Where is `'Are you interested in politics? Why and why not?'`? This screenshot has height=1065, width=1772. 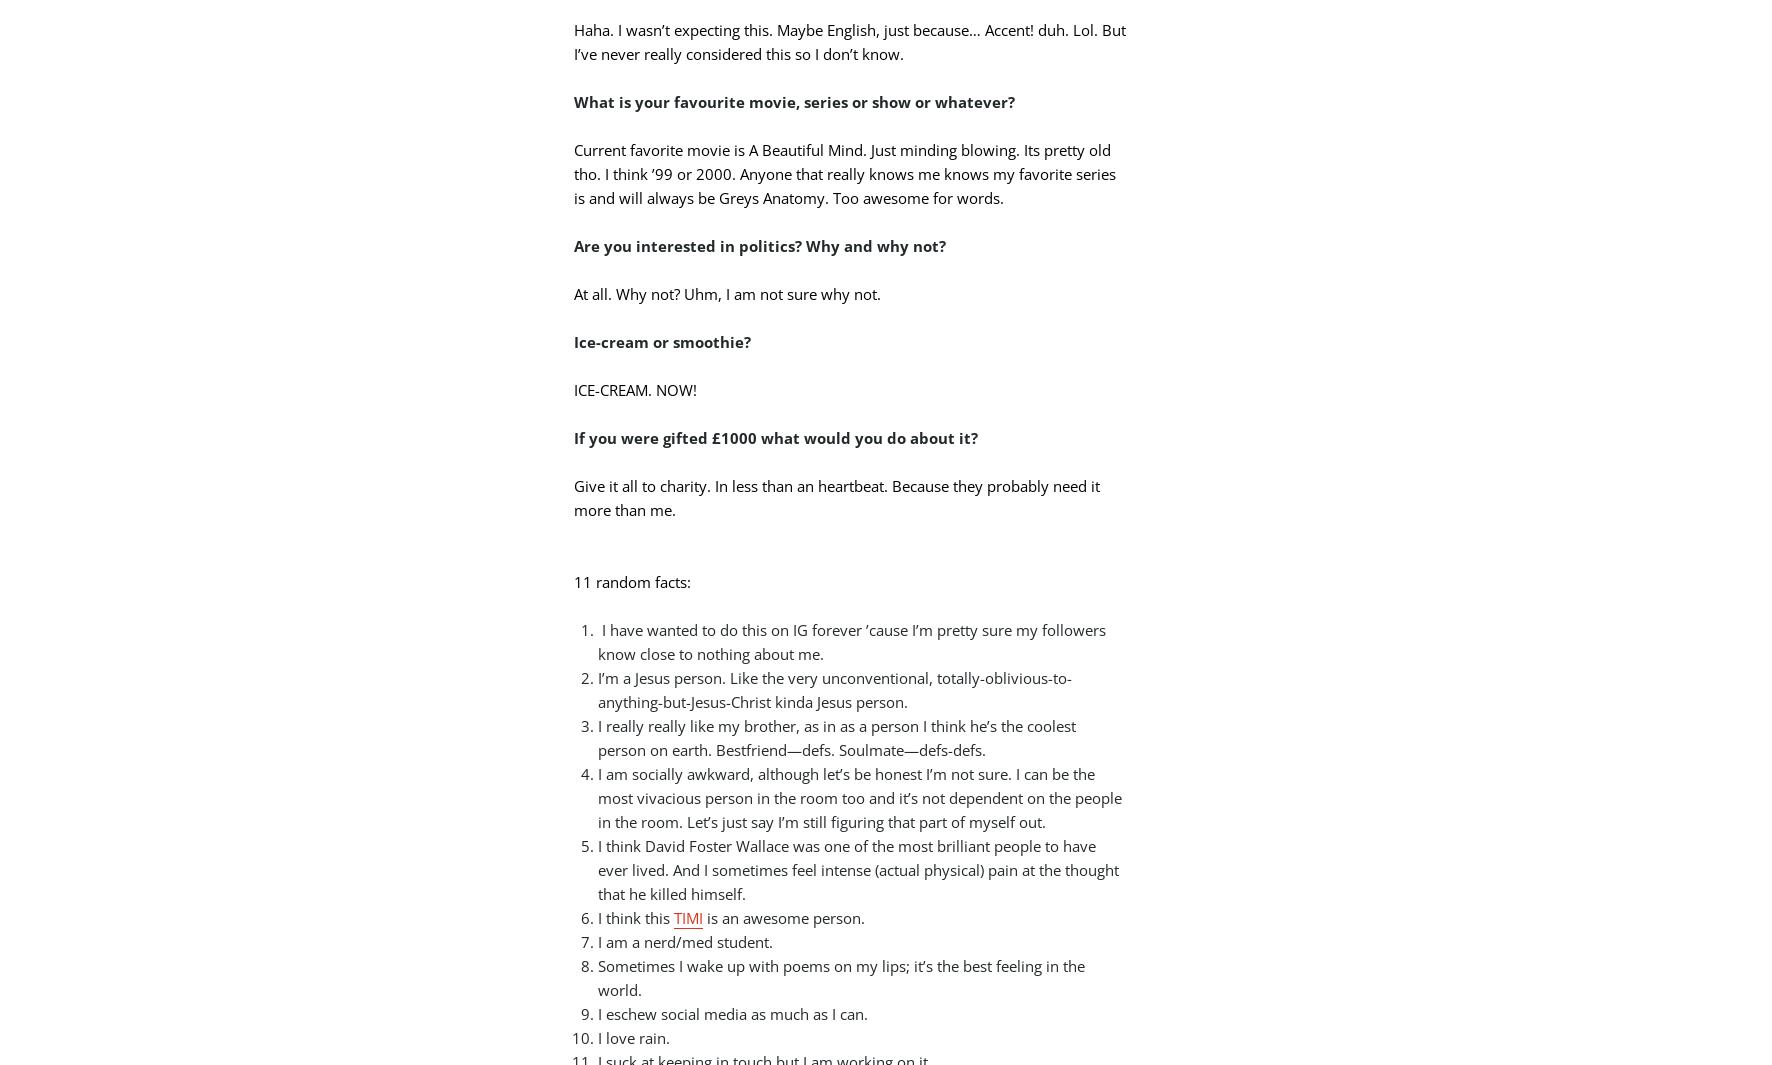 'Are you interested in politics? Why and why not?' is located at coordinates (759, 243).